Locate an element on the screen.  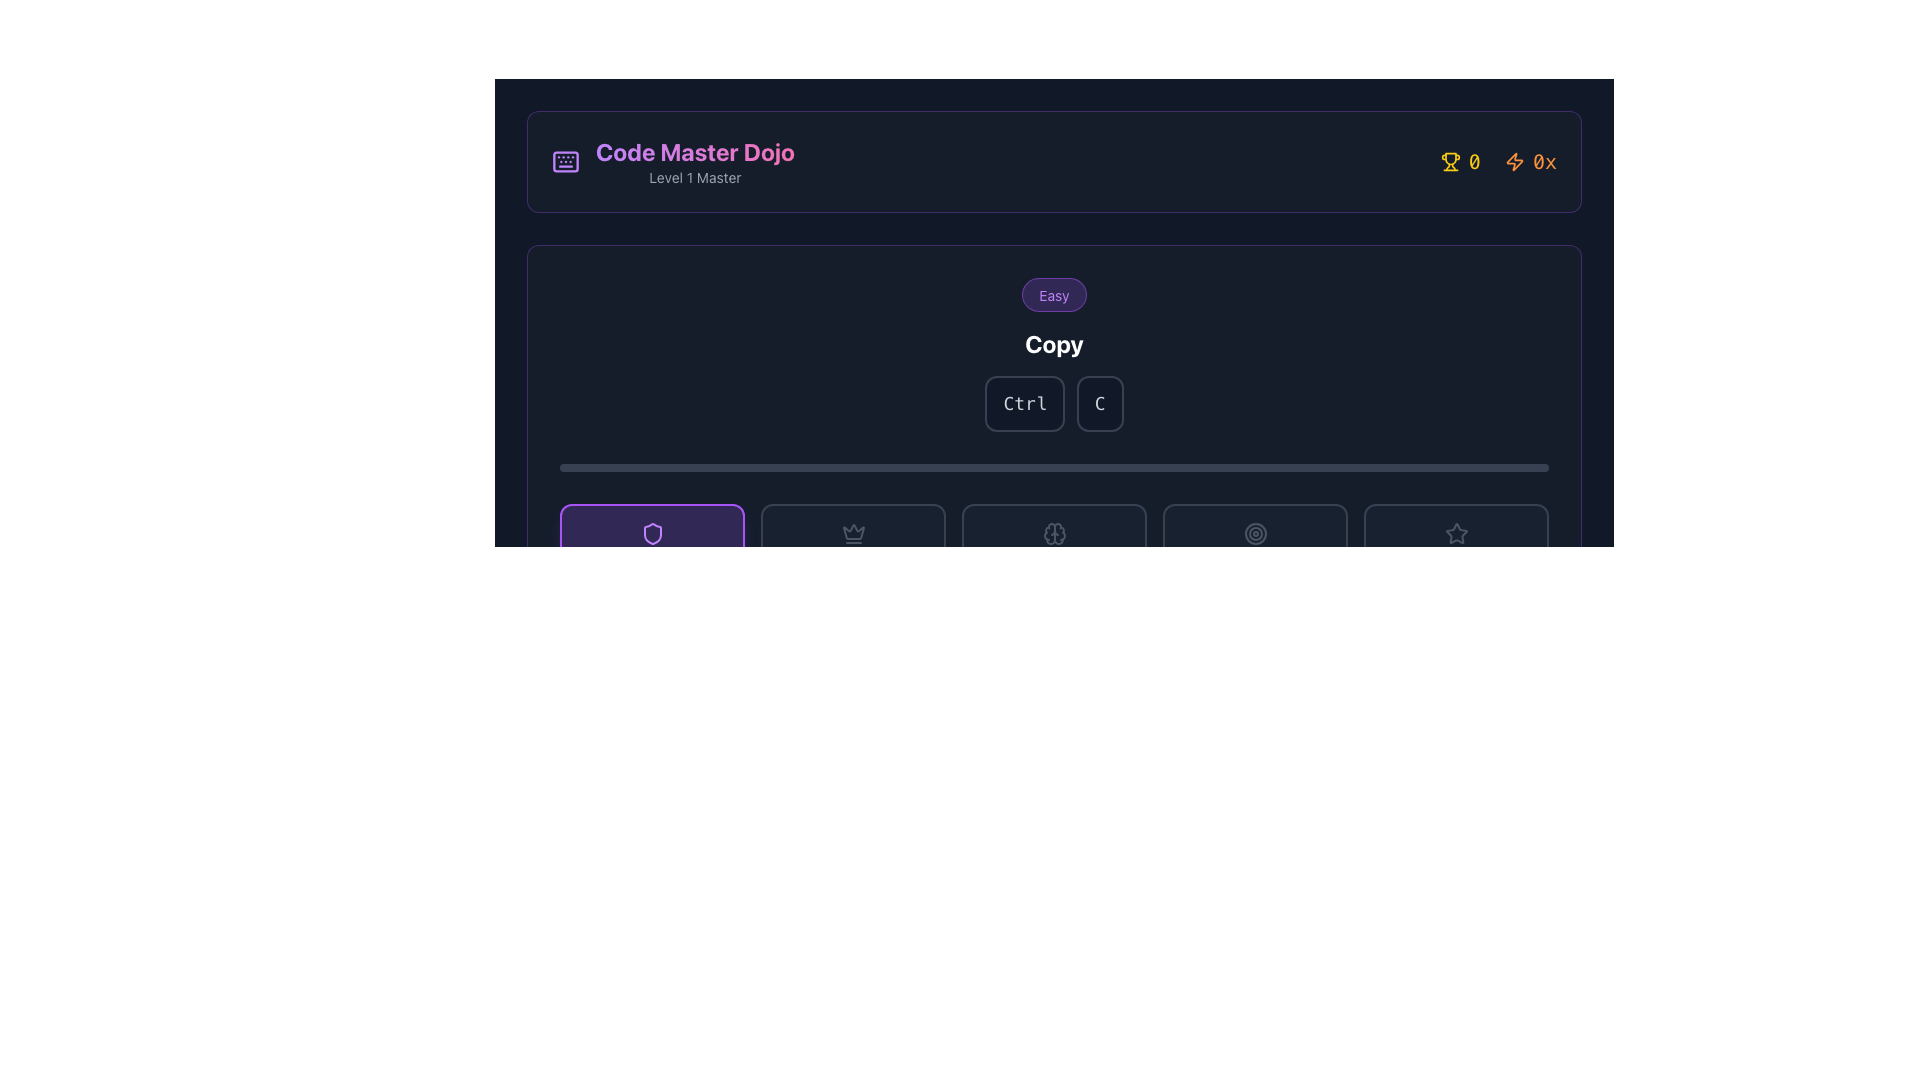
heading text element that displays 'Code Master Dojo', which is large, bold, and colorful with a gradient from purple to pink is located at coordinates (695, 150).